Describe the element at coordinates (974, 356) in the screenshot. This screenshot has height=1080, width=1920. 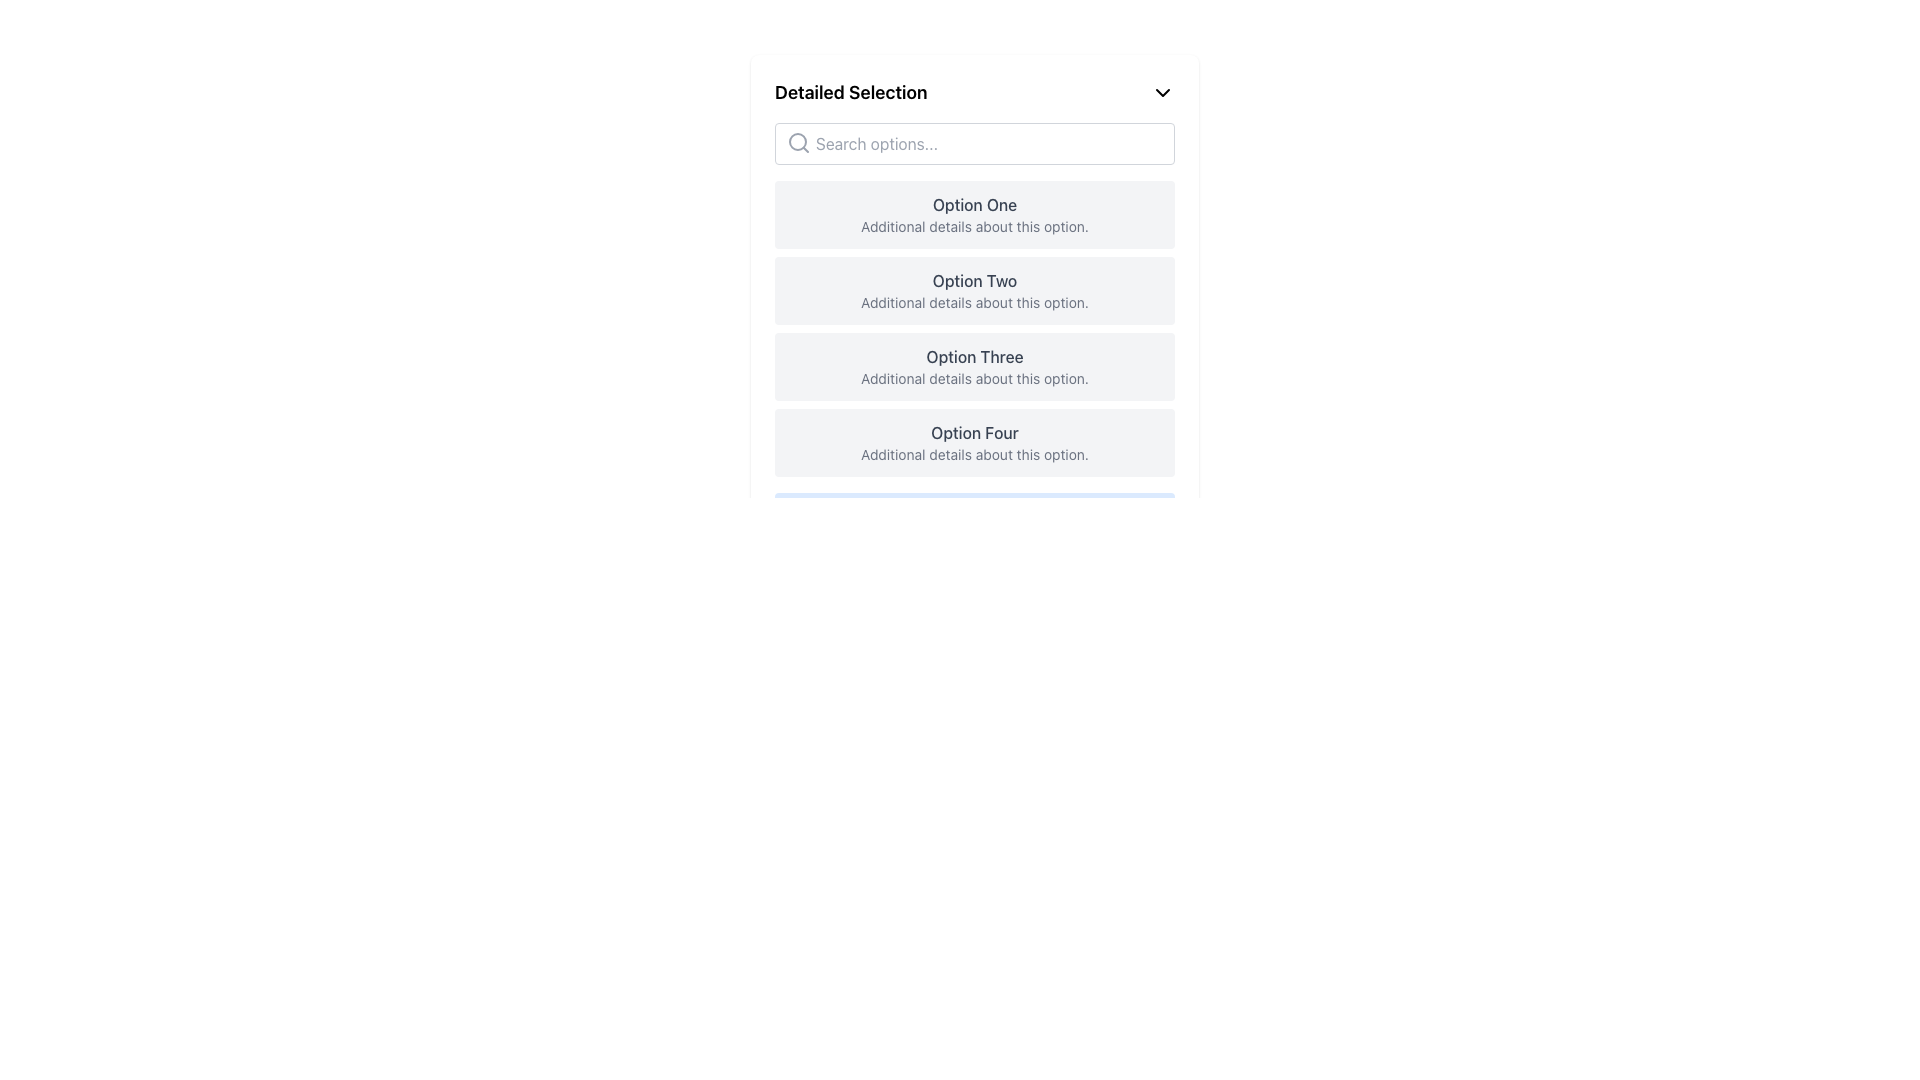
I see `the Text Label that serves as the title for the third selectable option in the list, located below 'Option Two' and above 'Additional details about this option.'` at that location.